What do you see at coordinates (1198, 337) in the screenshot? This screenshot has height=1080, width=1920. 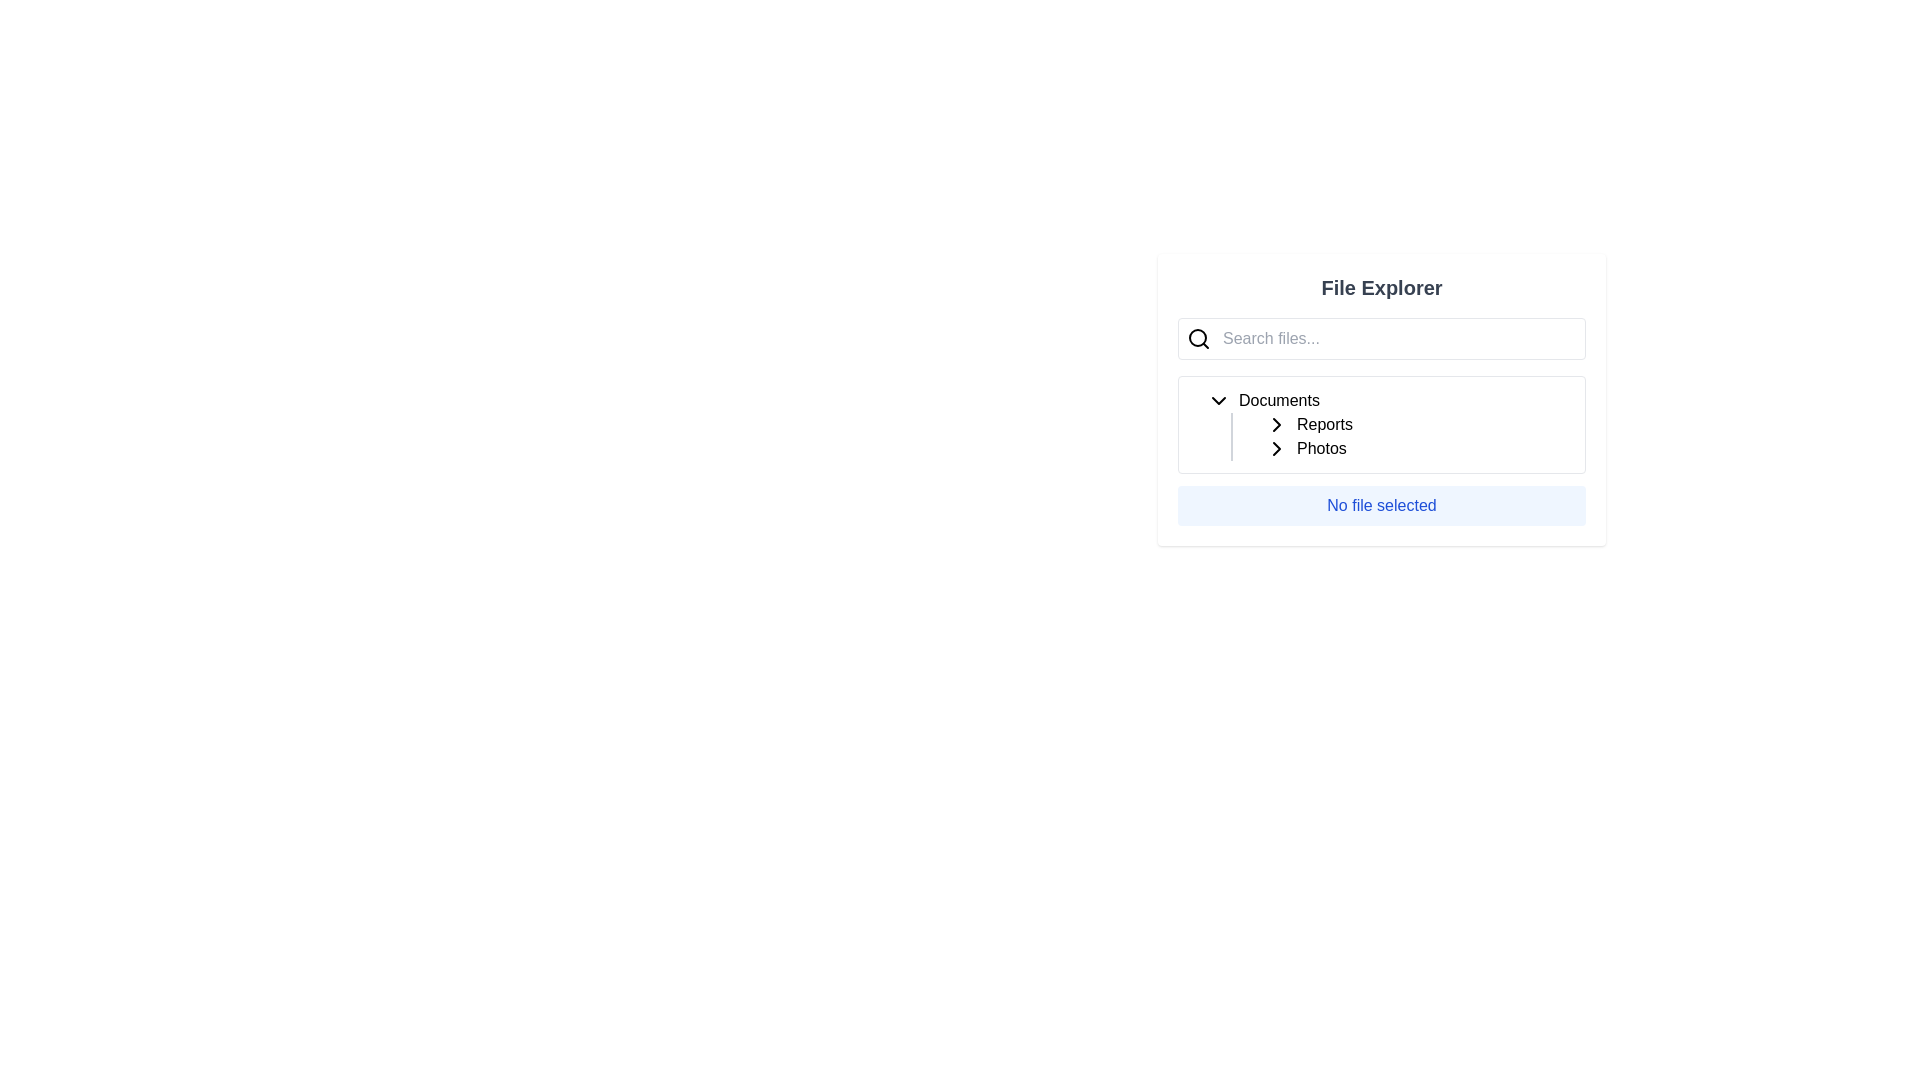 I see `the circular graphical ornament of the magnifying glass icon located to the left of the 'Search files...' input field in the File Explorer interface` at bounding box center [1198, 337].